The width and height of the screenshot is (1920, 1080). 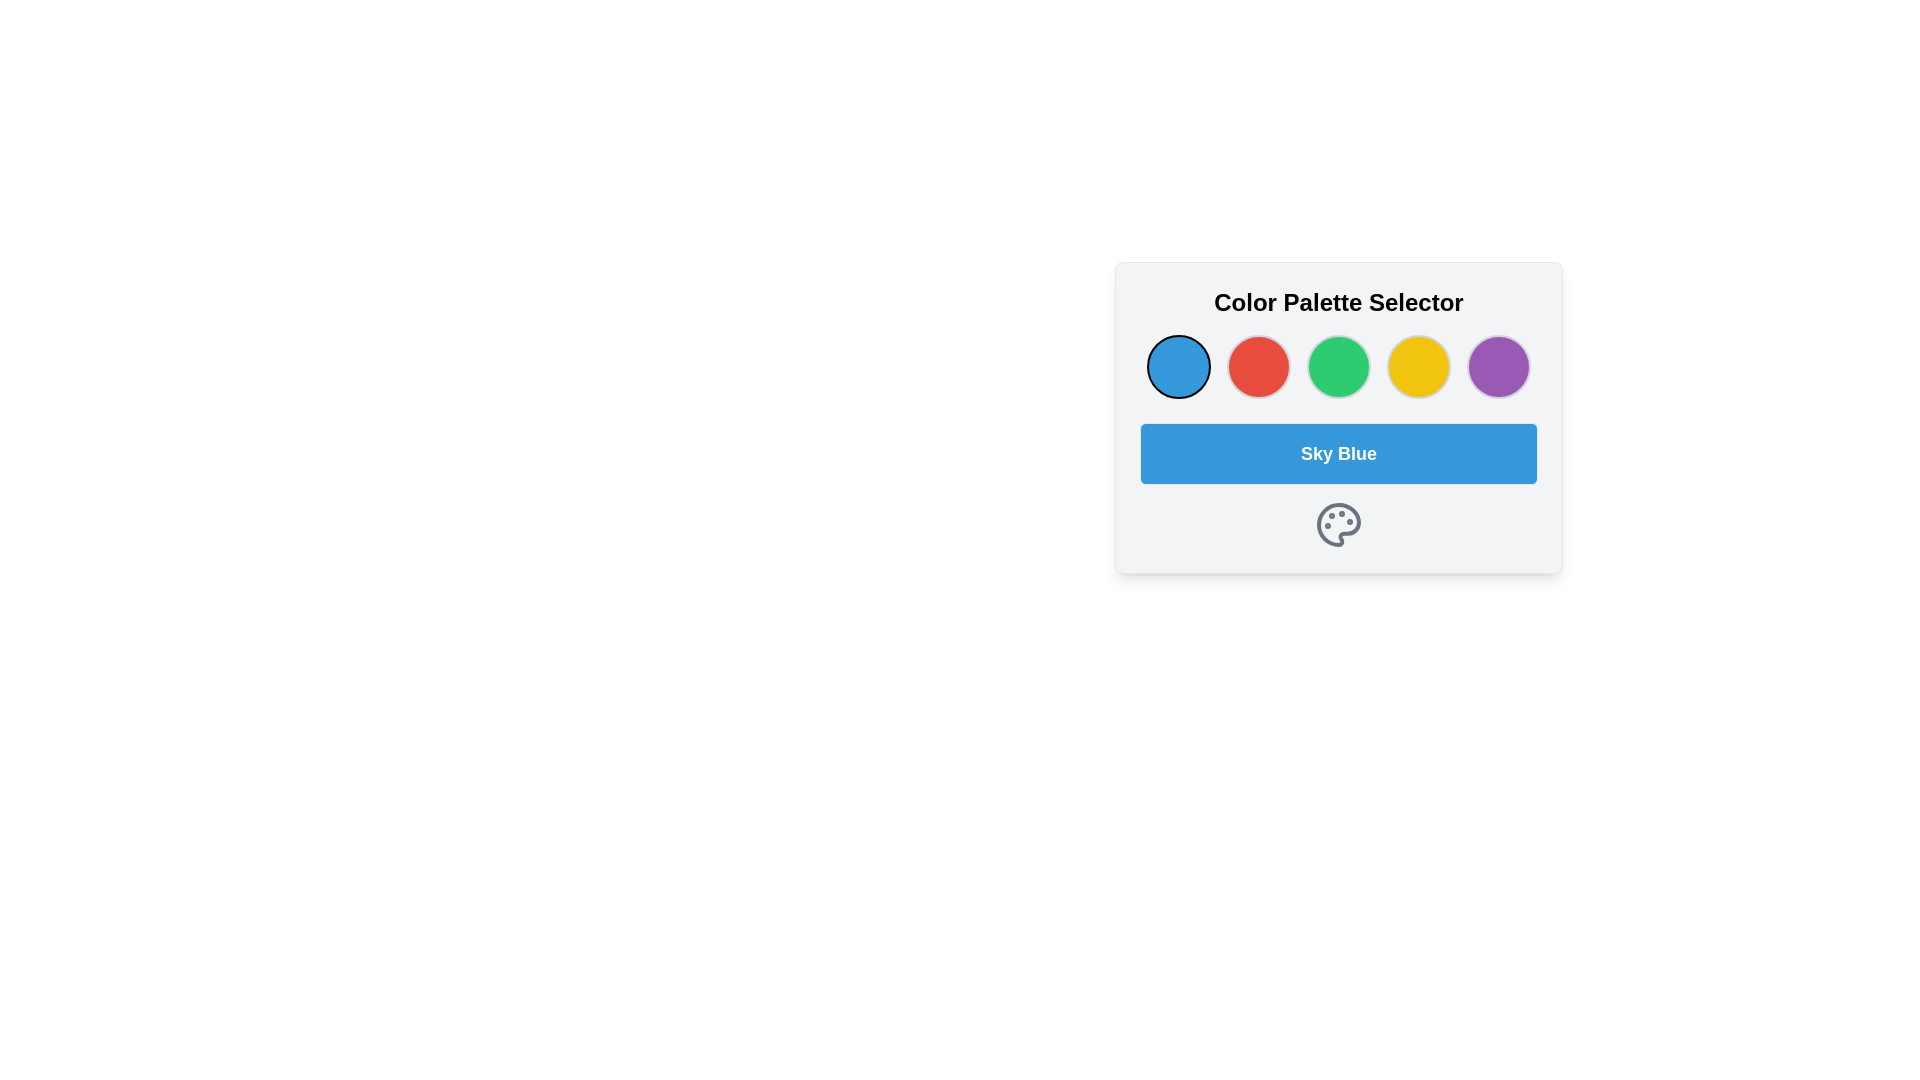 What do you see at coordinates (1498, 366) in the screenshot?
I see `the circular button with a prominent purple background and light gray border in the 'Color Palette Selector' component` at bounding box center [1498, 366].